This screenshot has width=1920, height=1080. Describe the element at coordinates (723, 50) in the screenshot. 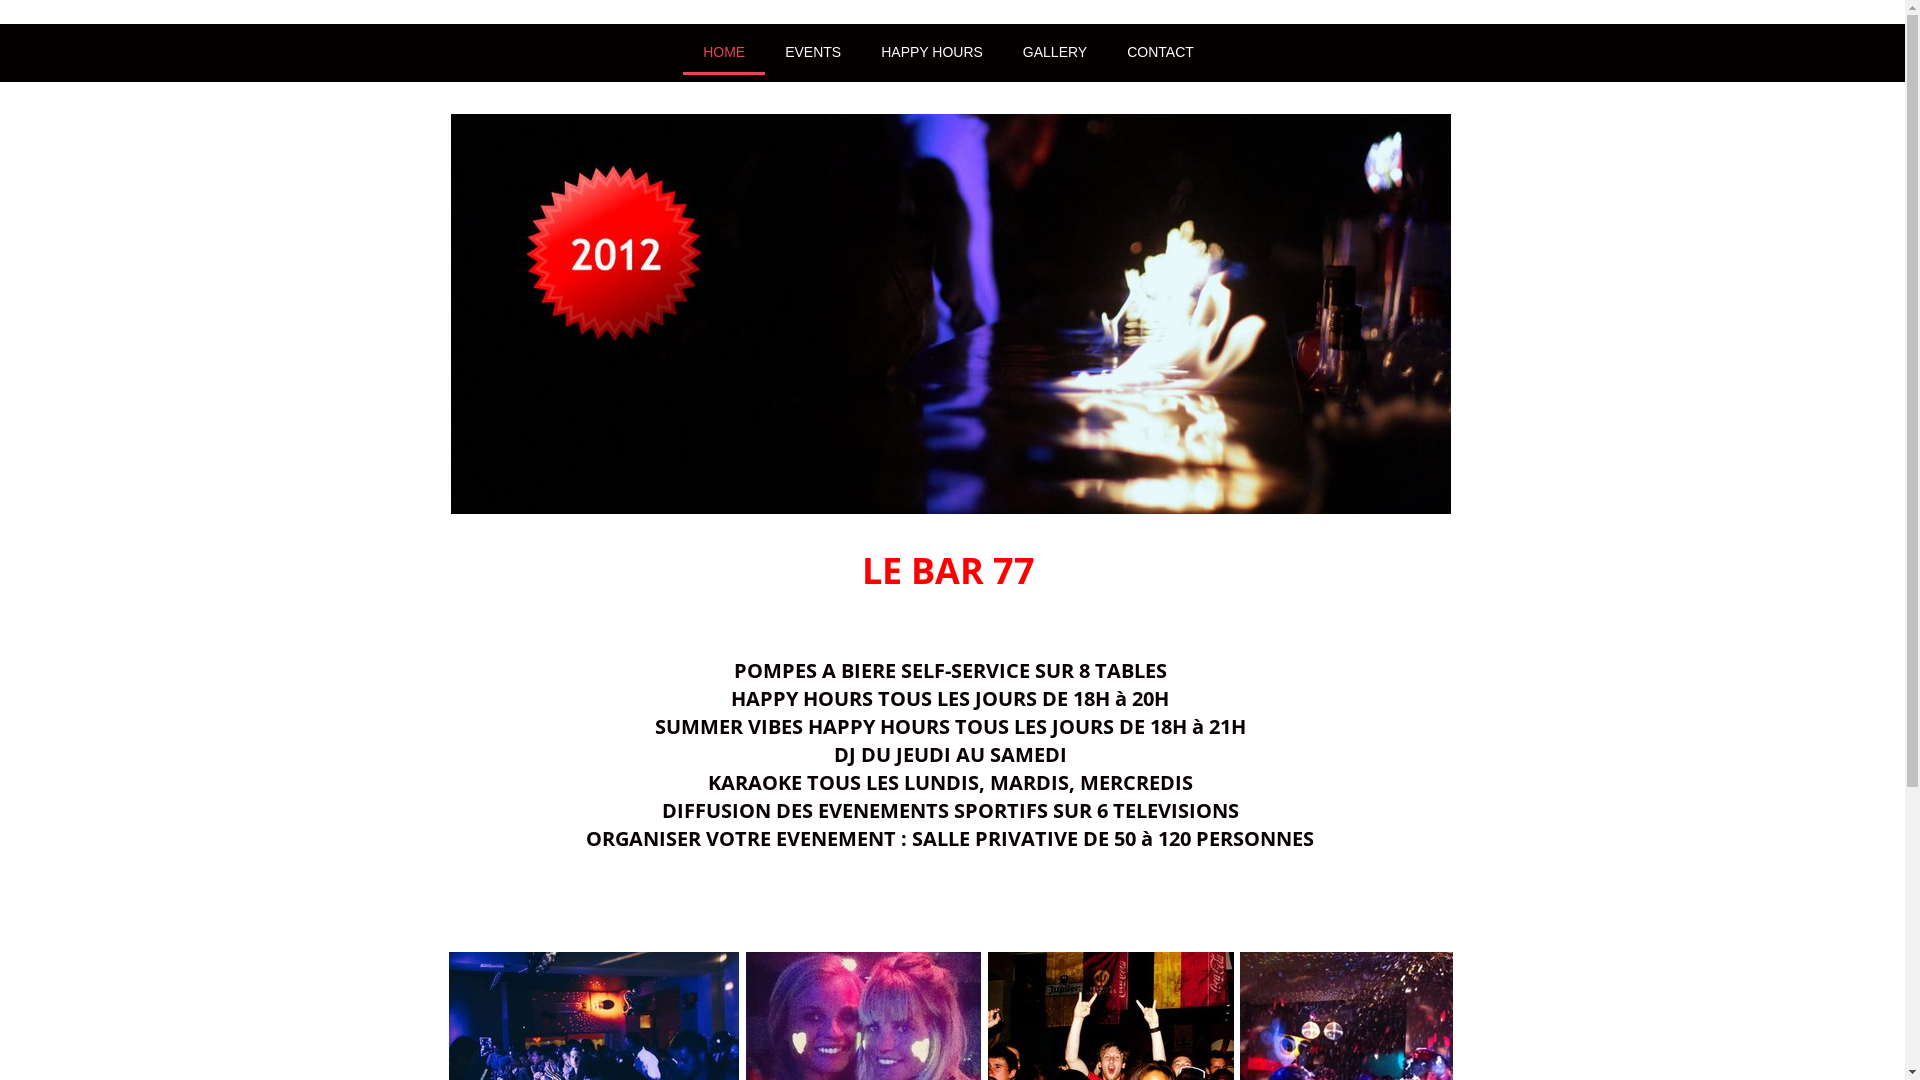

I see `'HOME'` at that location.